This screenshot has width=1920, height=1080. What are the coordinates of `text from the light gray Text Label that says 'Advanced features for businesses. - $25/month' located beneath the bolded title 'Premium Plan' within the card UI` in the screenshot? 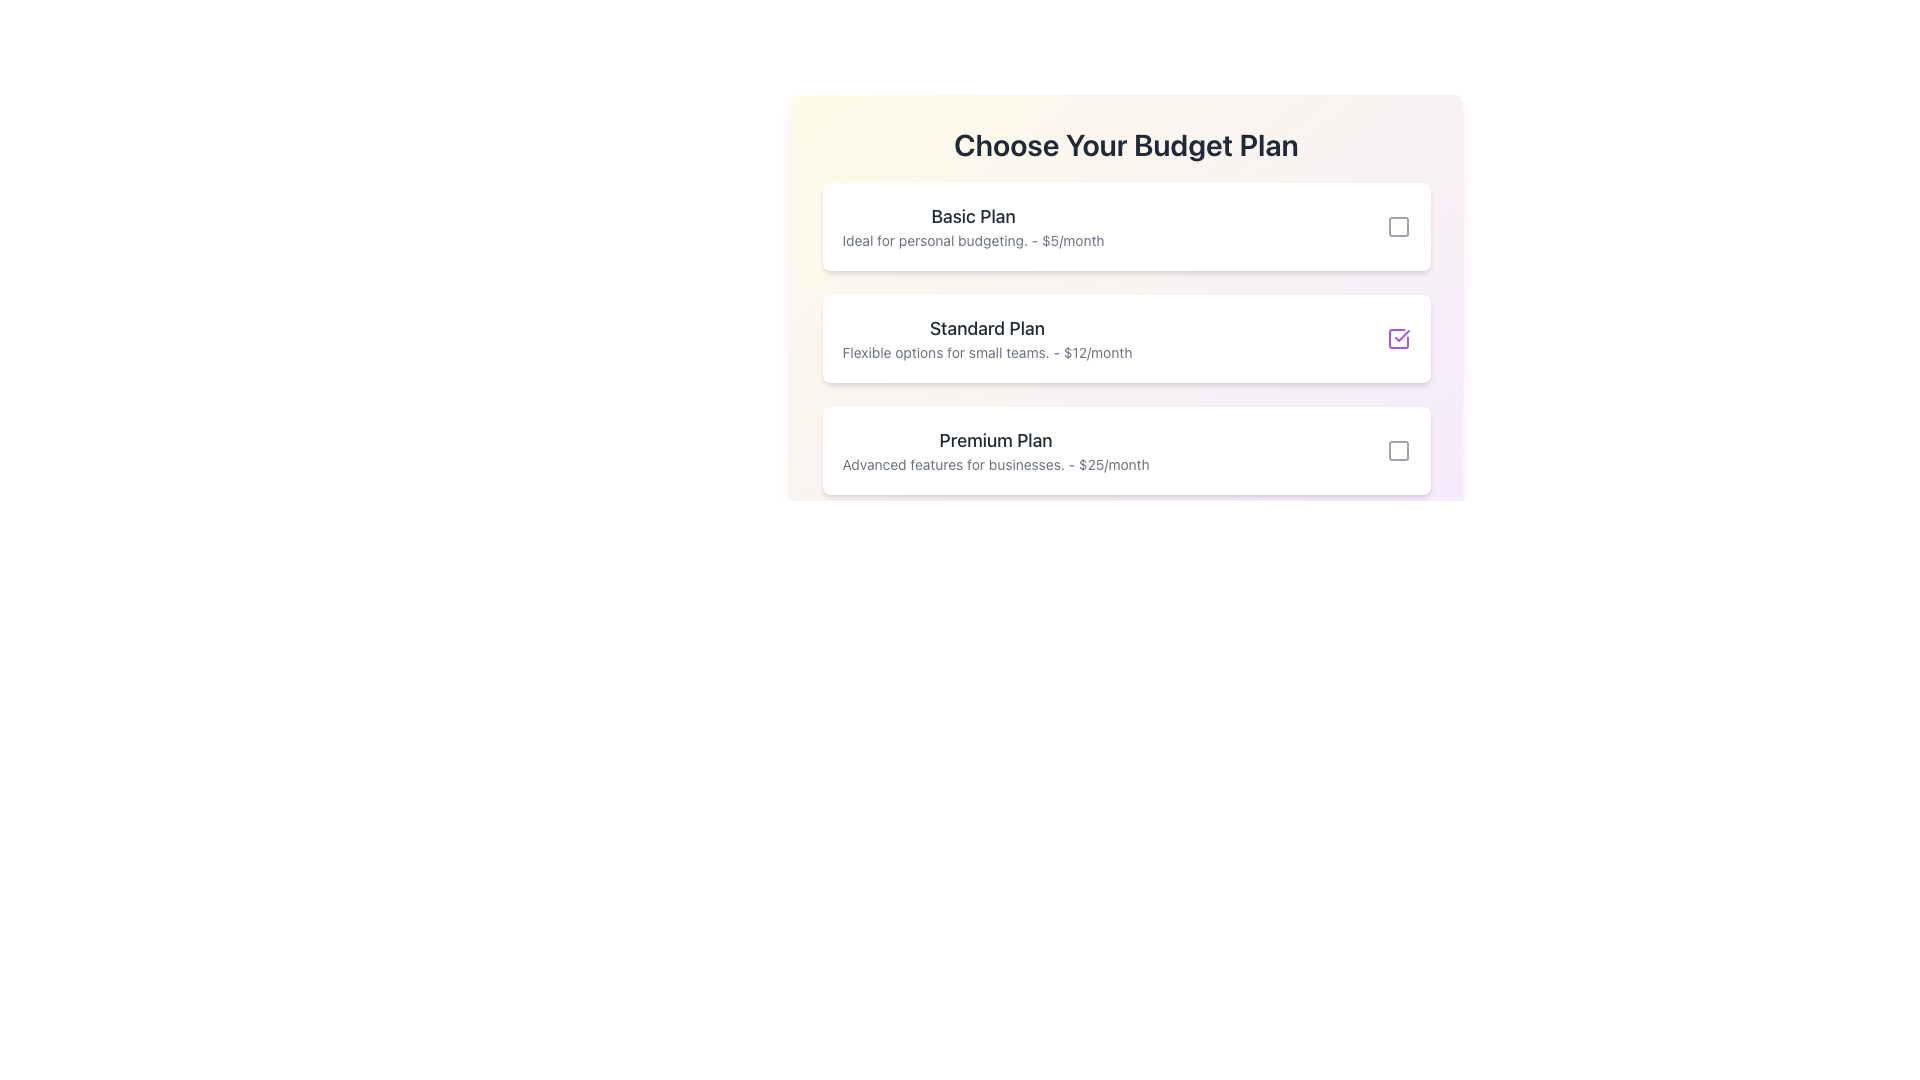 It's located at (996, 465).